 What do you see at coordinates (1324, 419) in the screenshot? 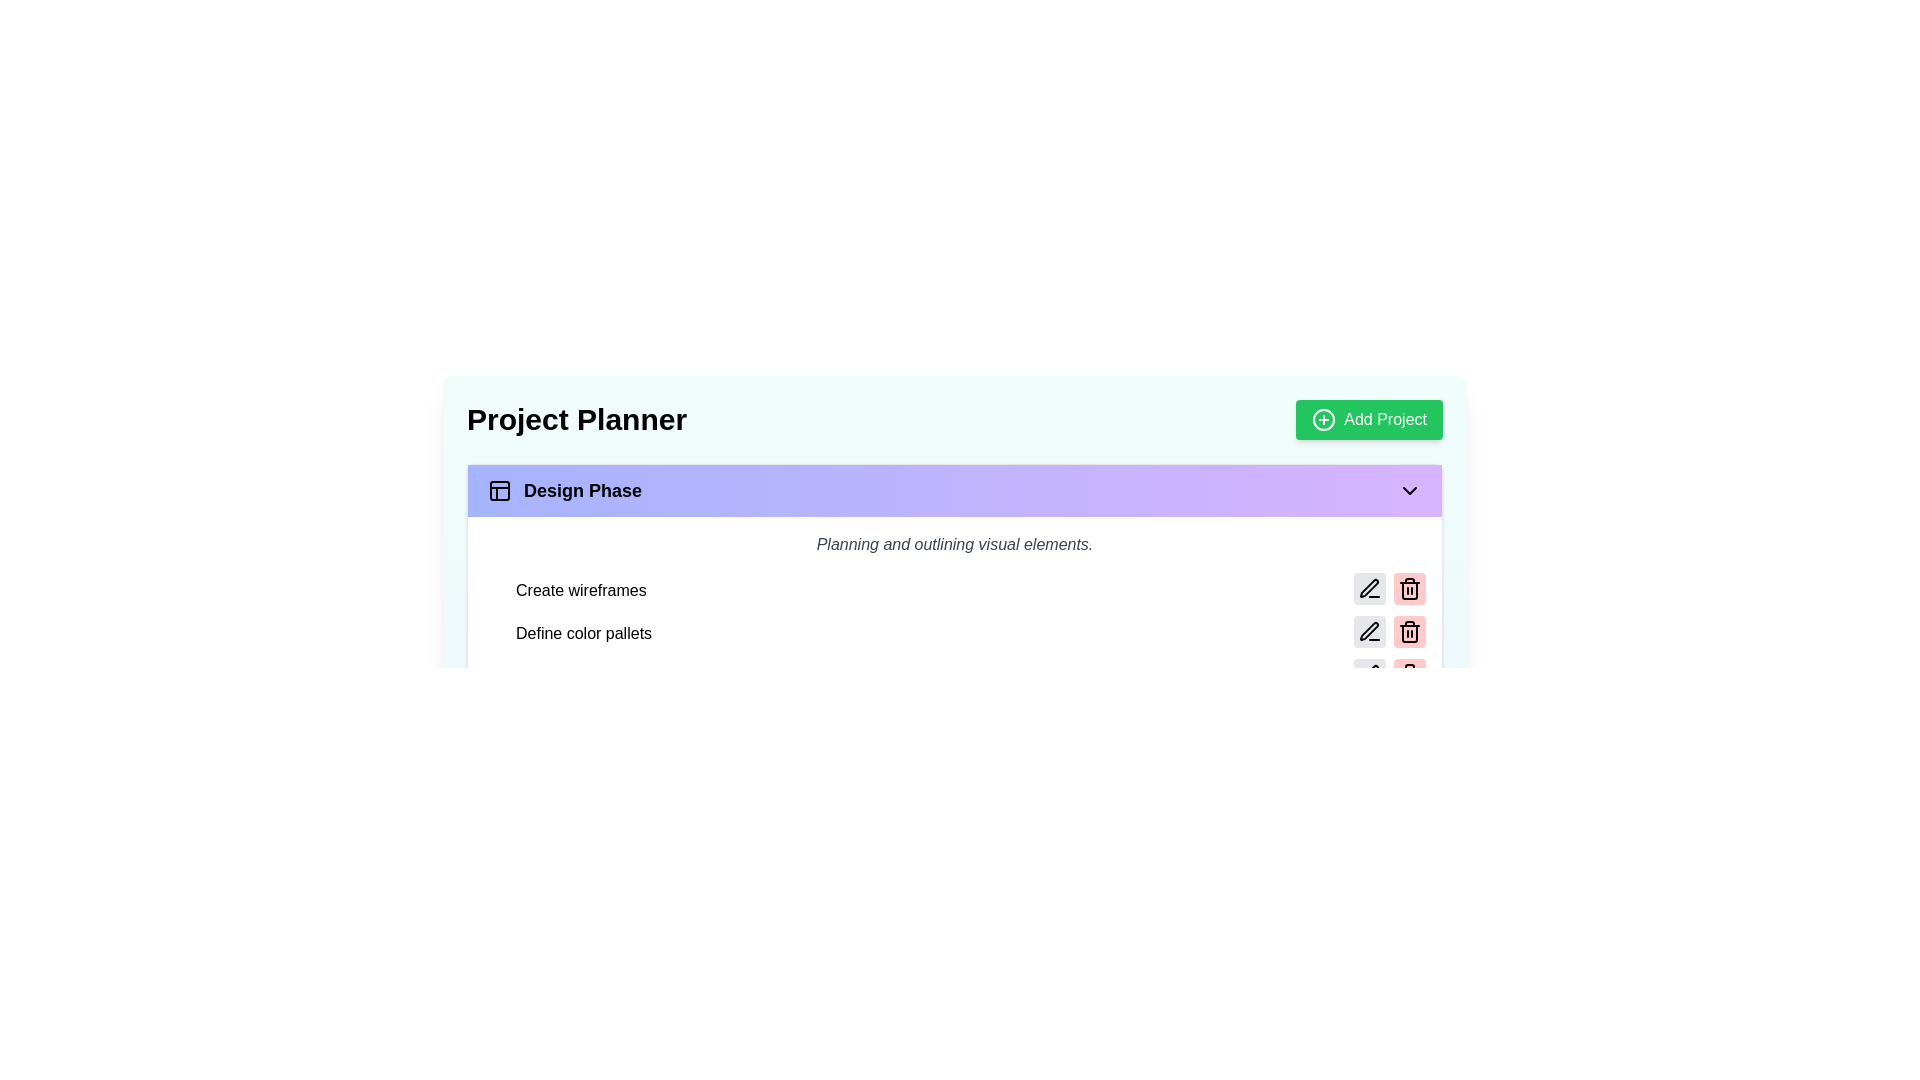
I see `the icon representing the action of adding a new project or item located within the 'Add Project' button at the top-right corner of the interface` at bounding box center [1324, 419].